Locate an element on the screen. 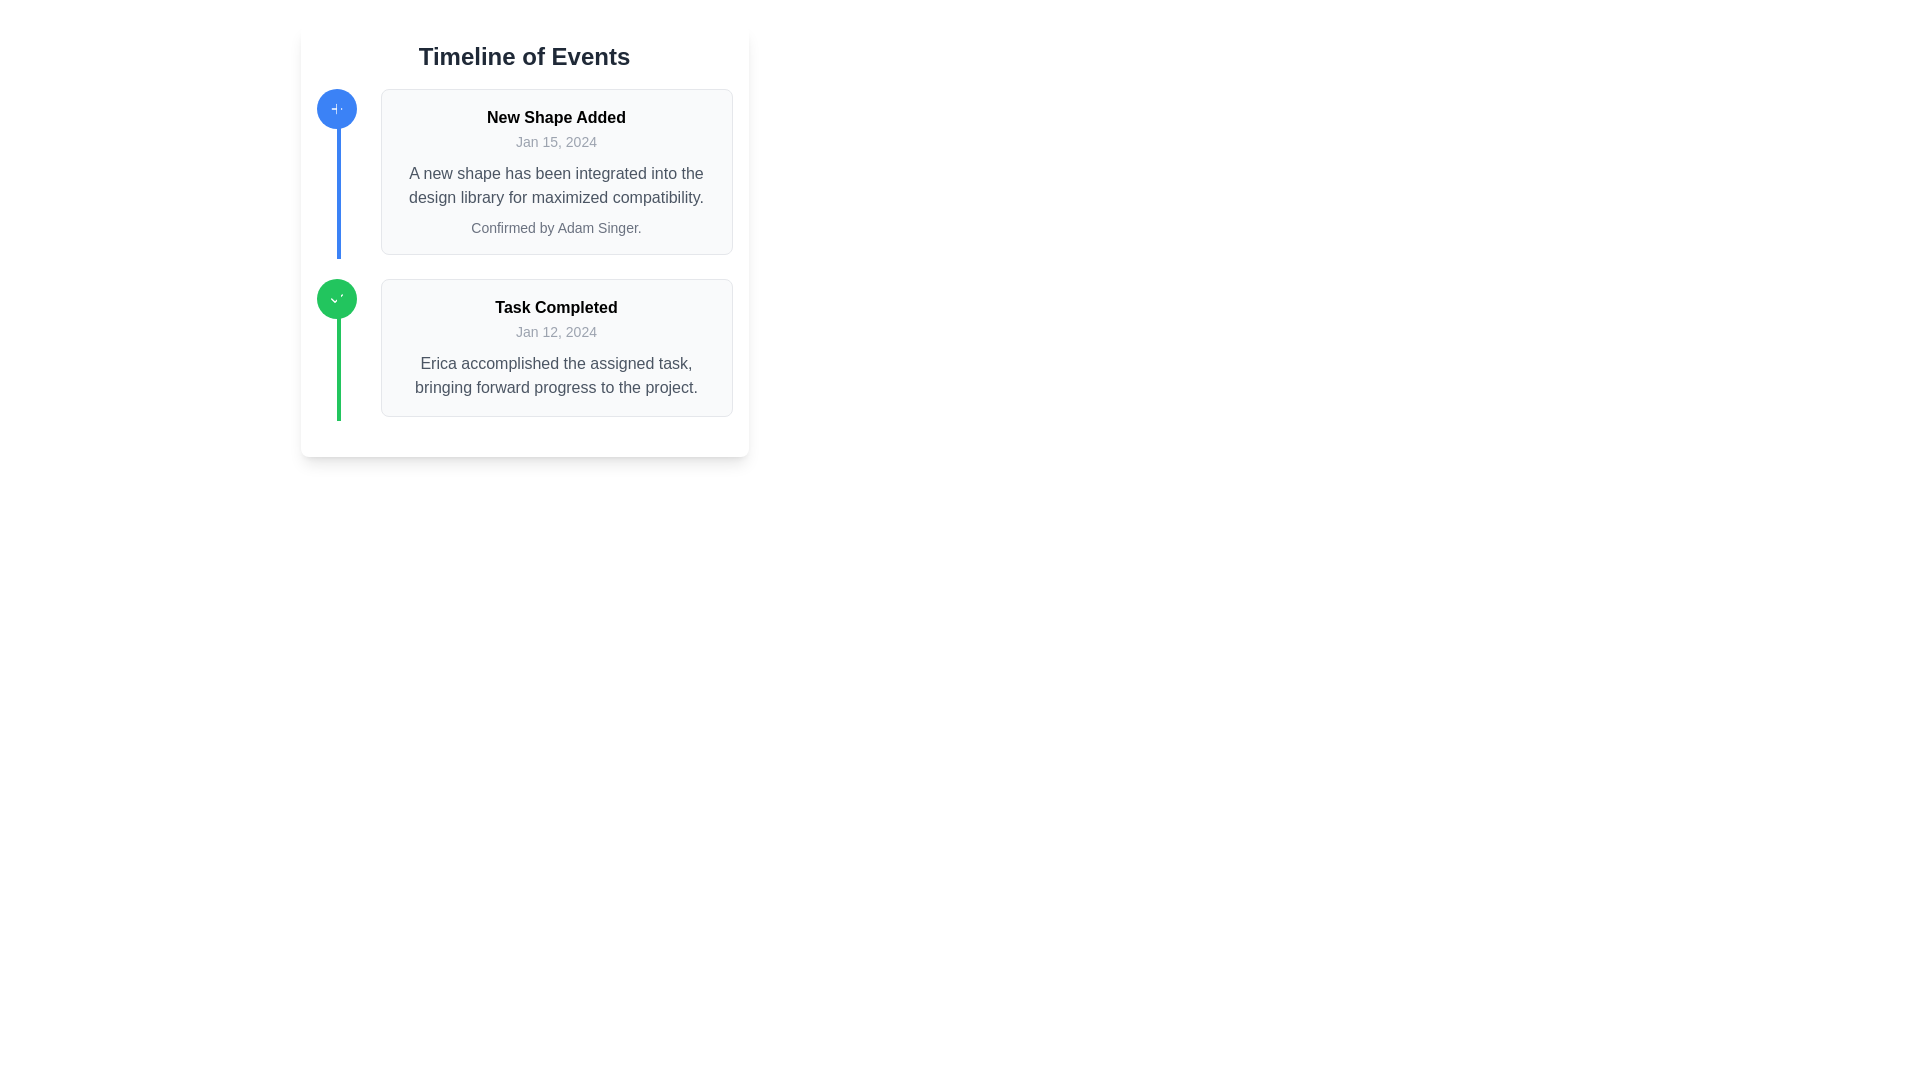 This screenshot has height=1080, width=1920. the second icon-based progress indicator within the vertical timeline that visually indicates a completed task or milestone in green, located next to the 'Task Completed' entry dated 'Jan 12, 2024' is located at coordinates (336, 299).